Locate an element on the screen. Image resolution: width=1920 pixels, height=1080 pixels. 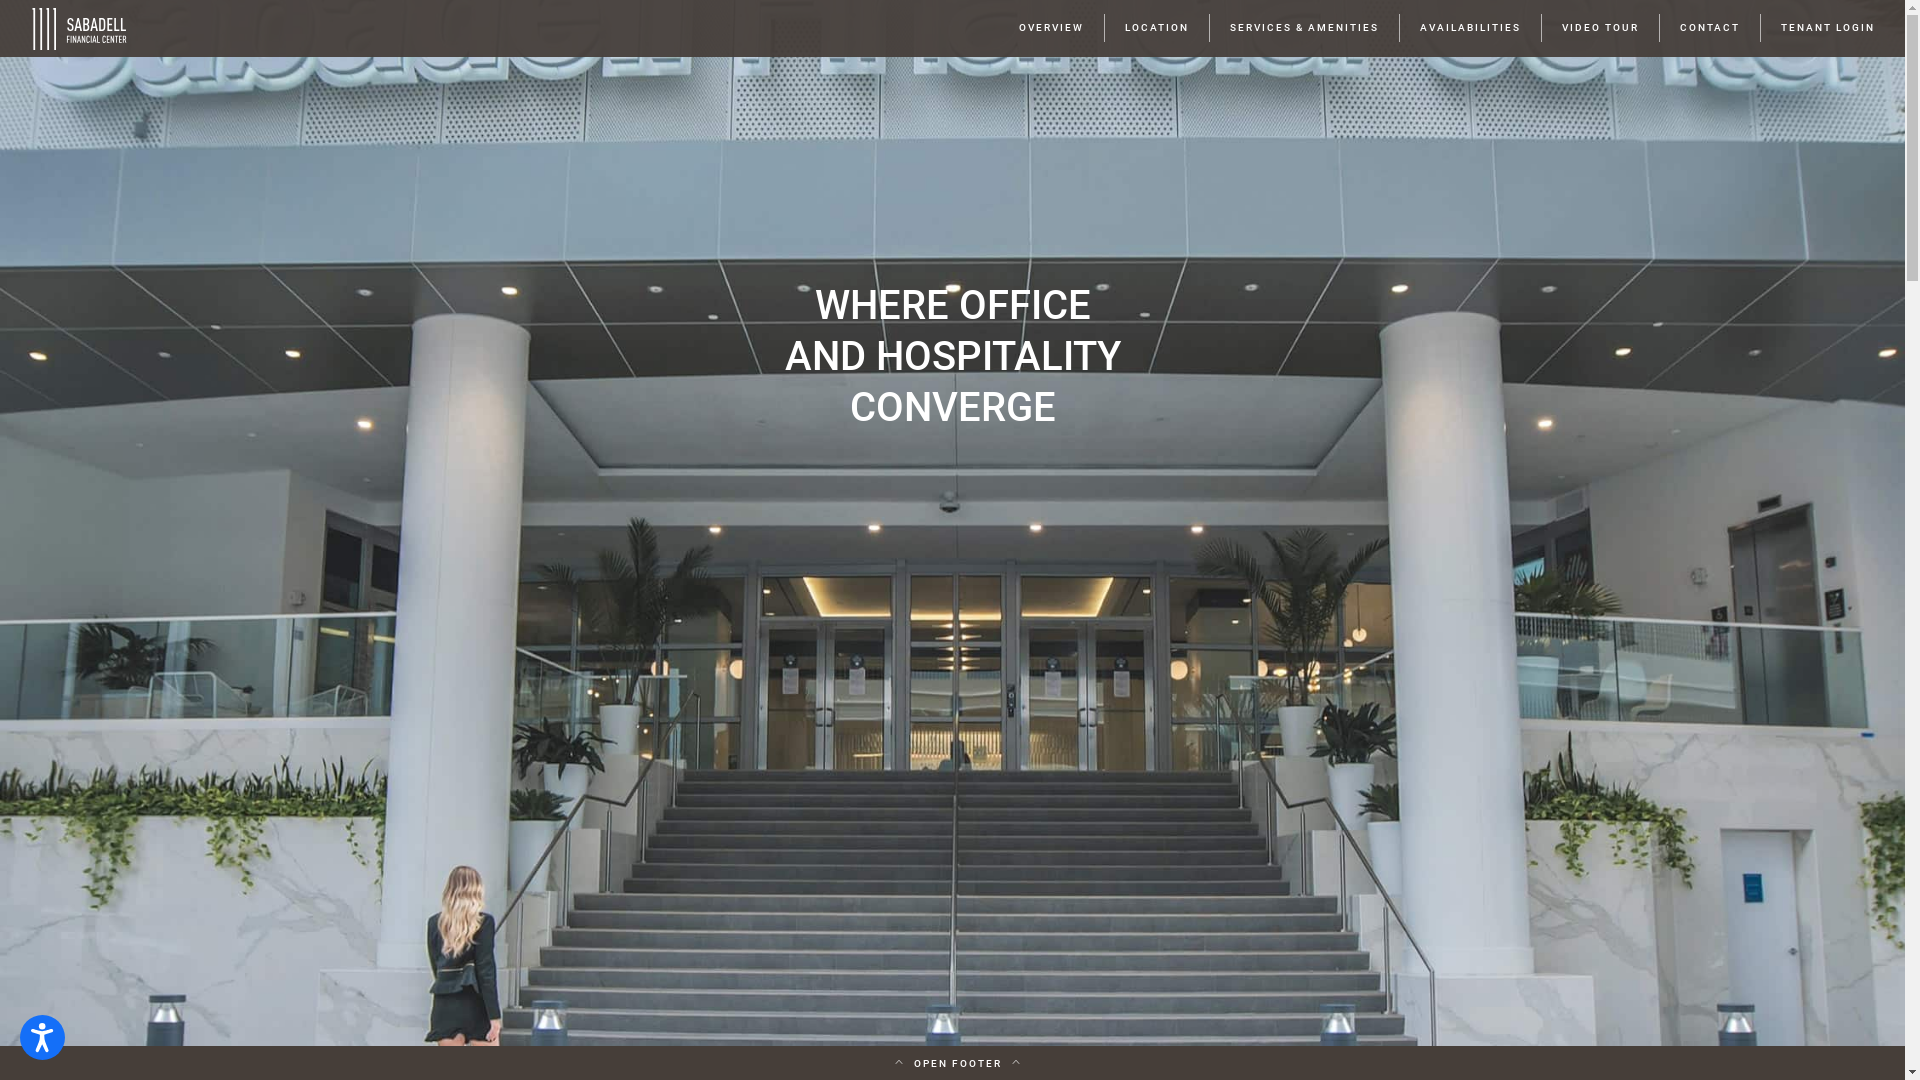
'TENANT LOGIN' is located at coordinates (1828, 27).